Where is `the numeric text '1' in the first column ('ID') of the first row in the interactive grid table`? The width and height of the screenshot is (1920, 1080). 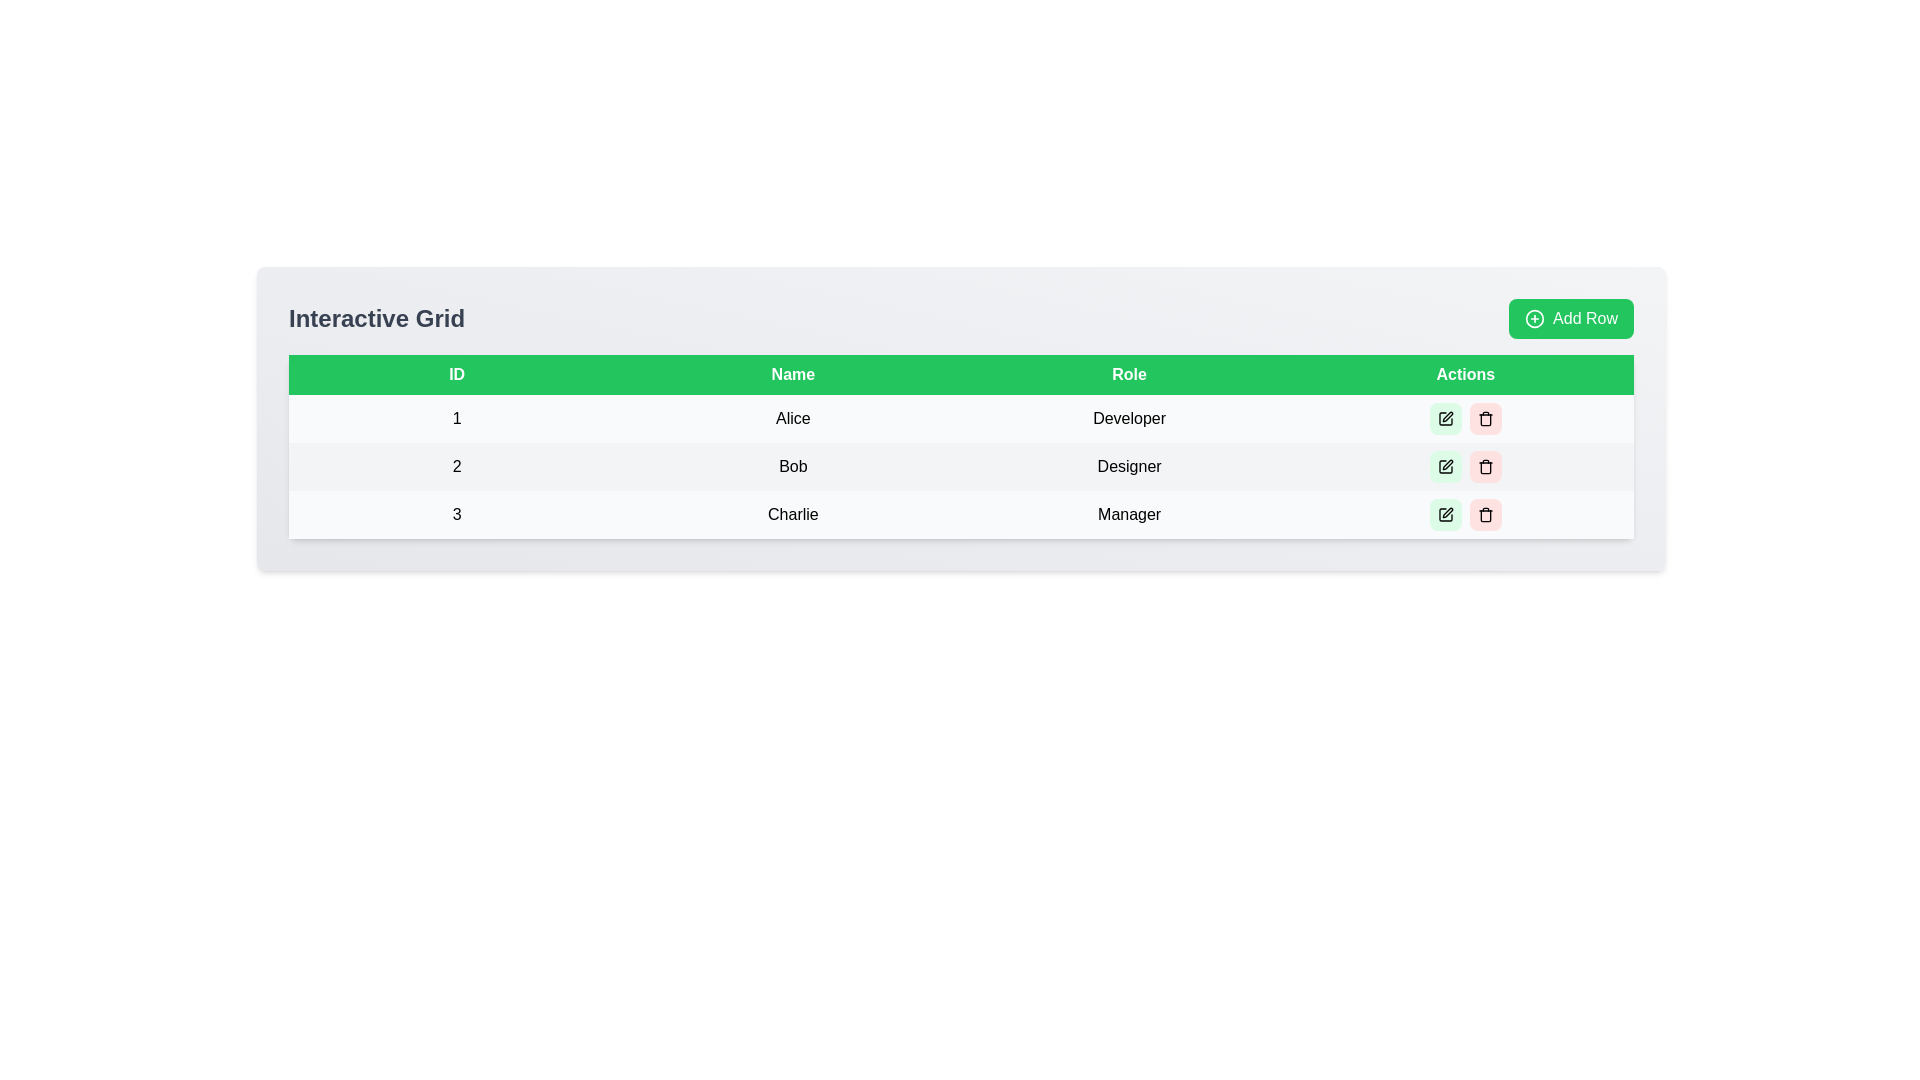
the numeric text '1' in the first column ('ID') of the first row in the interactive grid table is located at coordinates (456, 418).